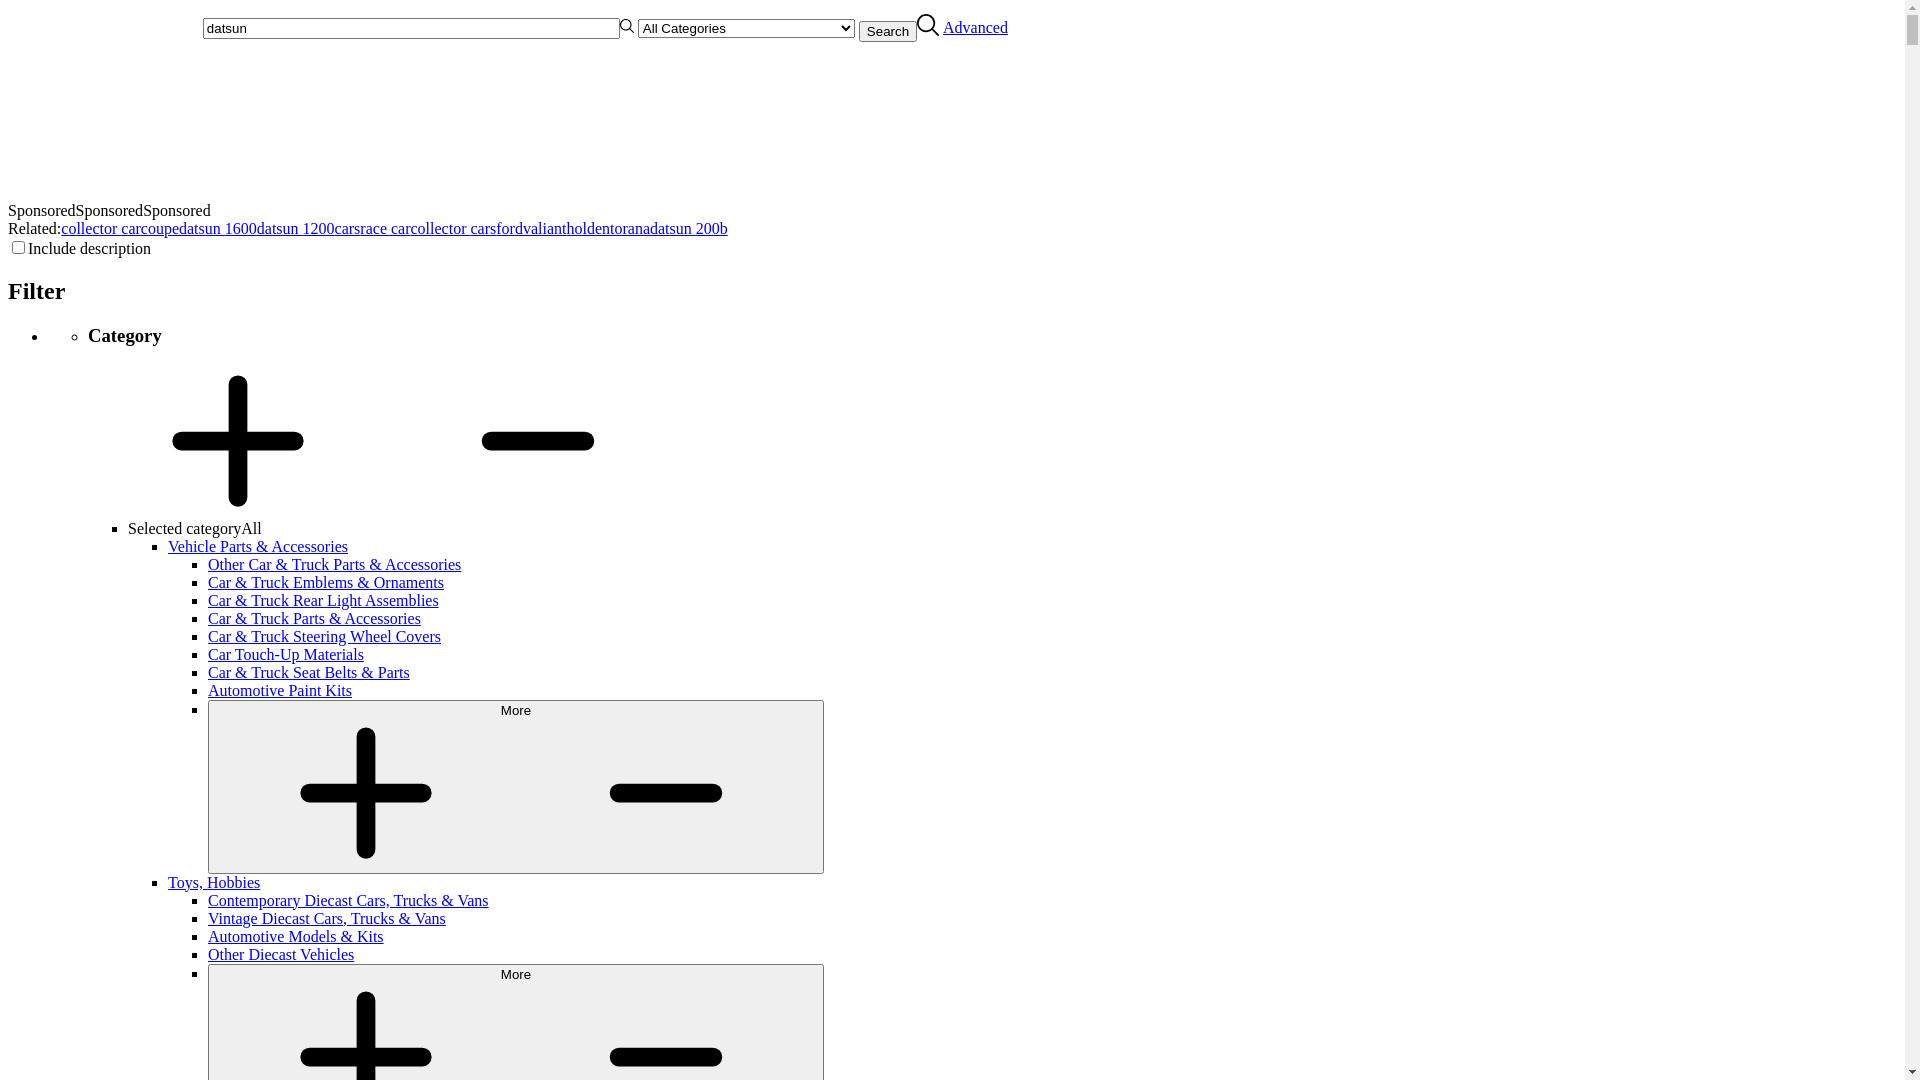  Describe the element at coordinates (545, 227) in the screenshot. I see `'valiant'` at that location.